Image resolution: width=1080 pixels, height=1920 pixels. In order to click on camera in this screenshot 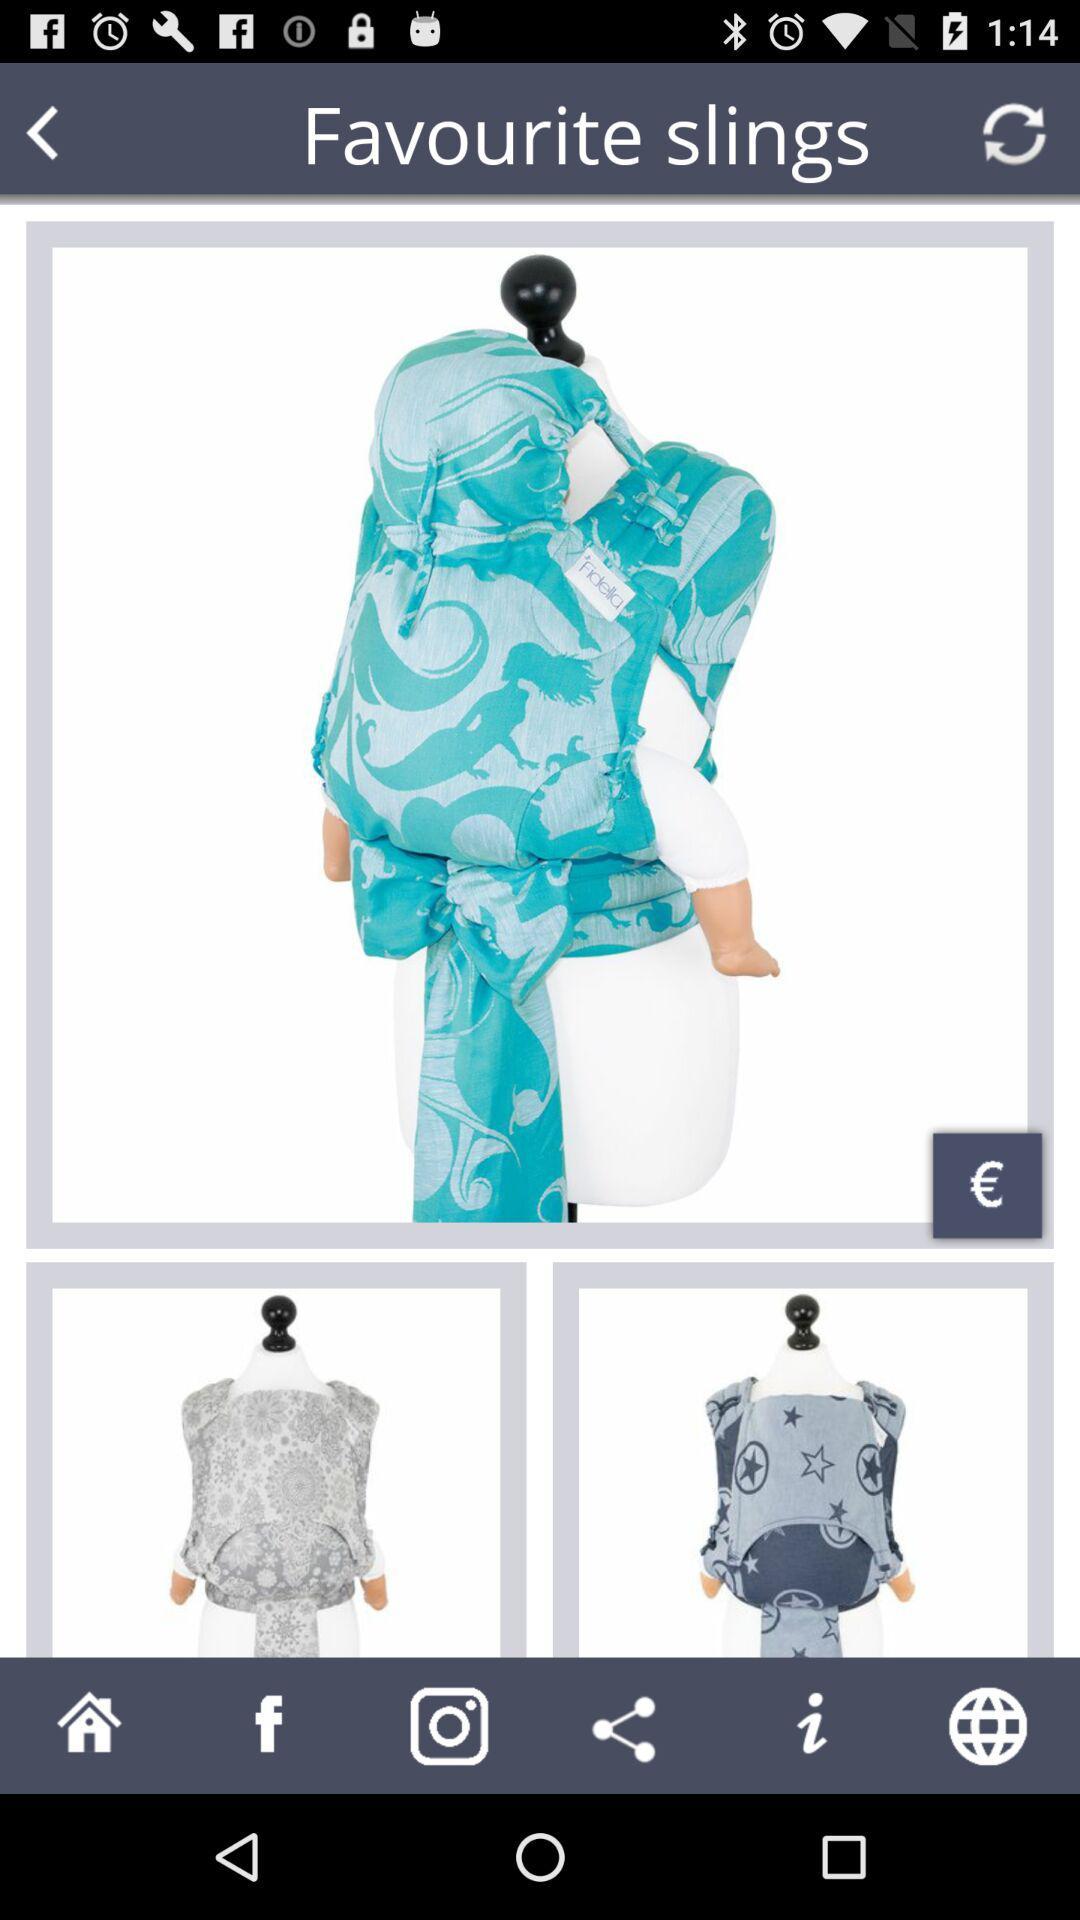, I will do `click(450, 1724)`.